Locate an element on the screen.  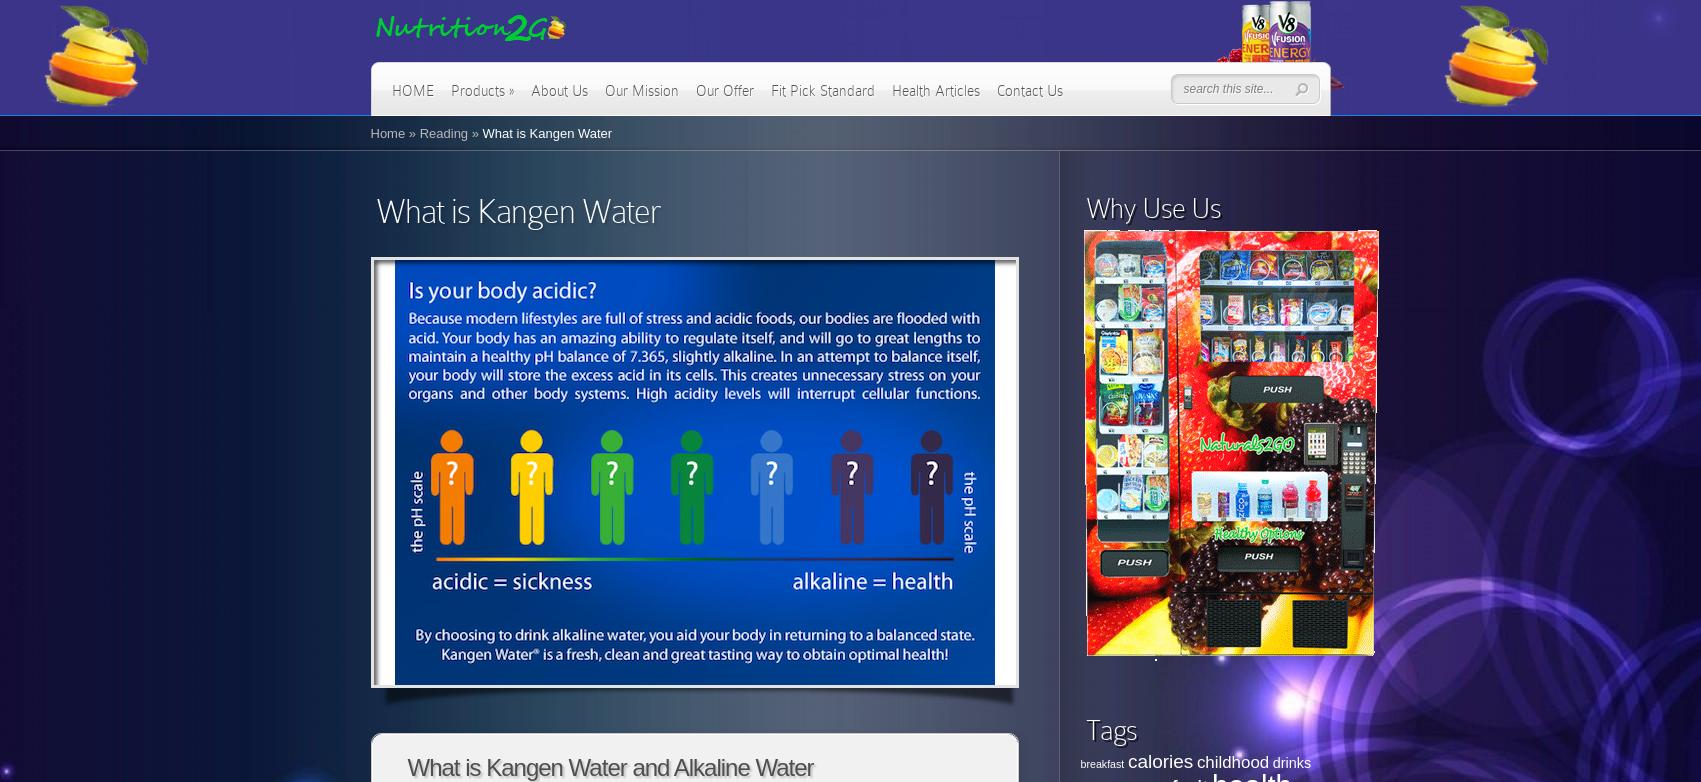
'Reading' is located at coordinates (417, 133).